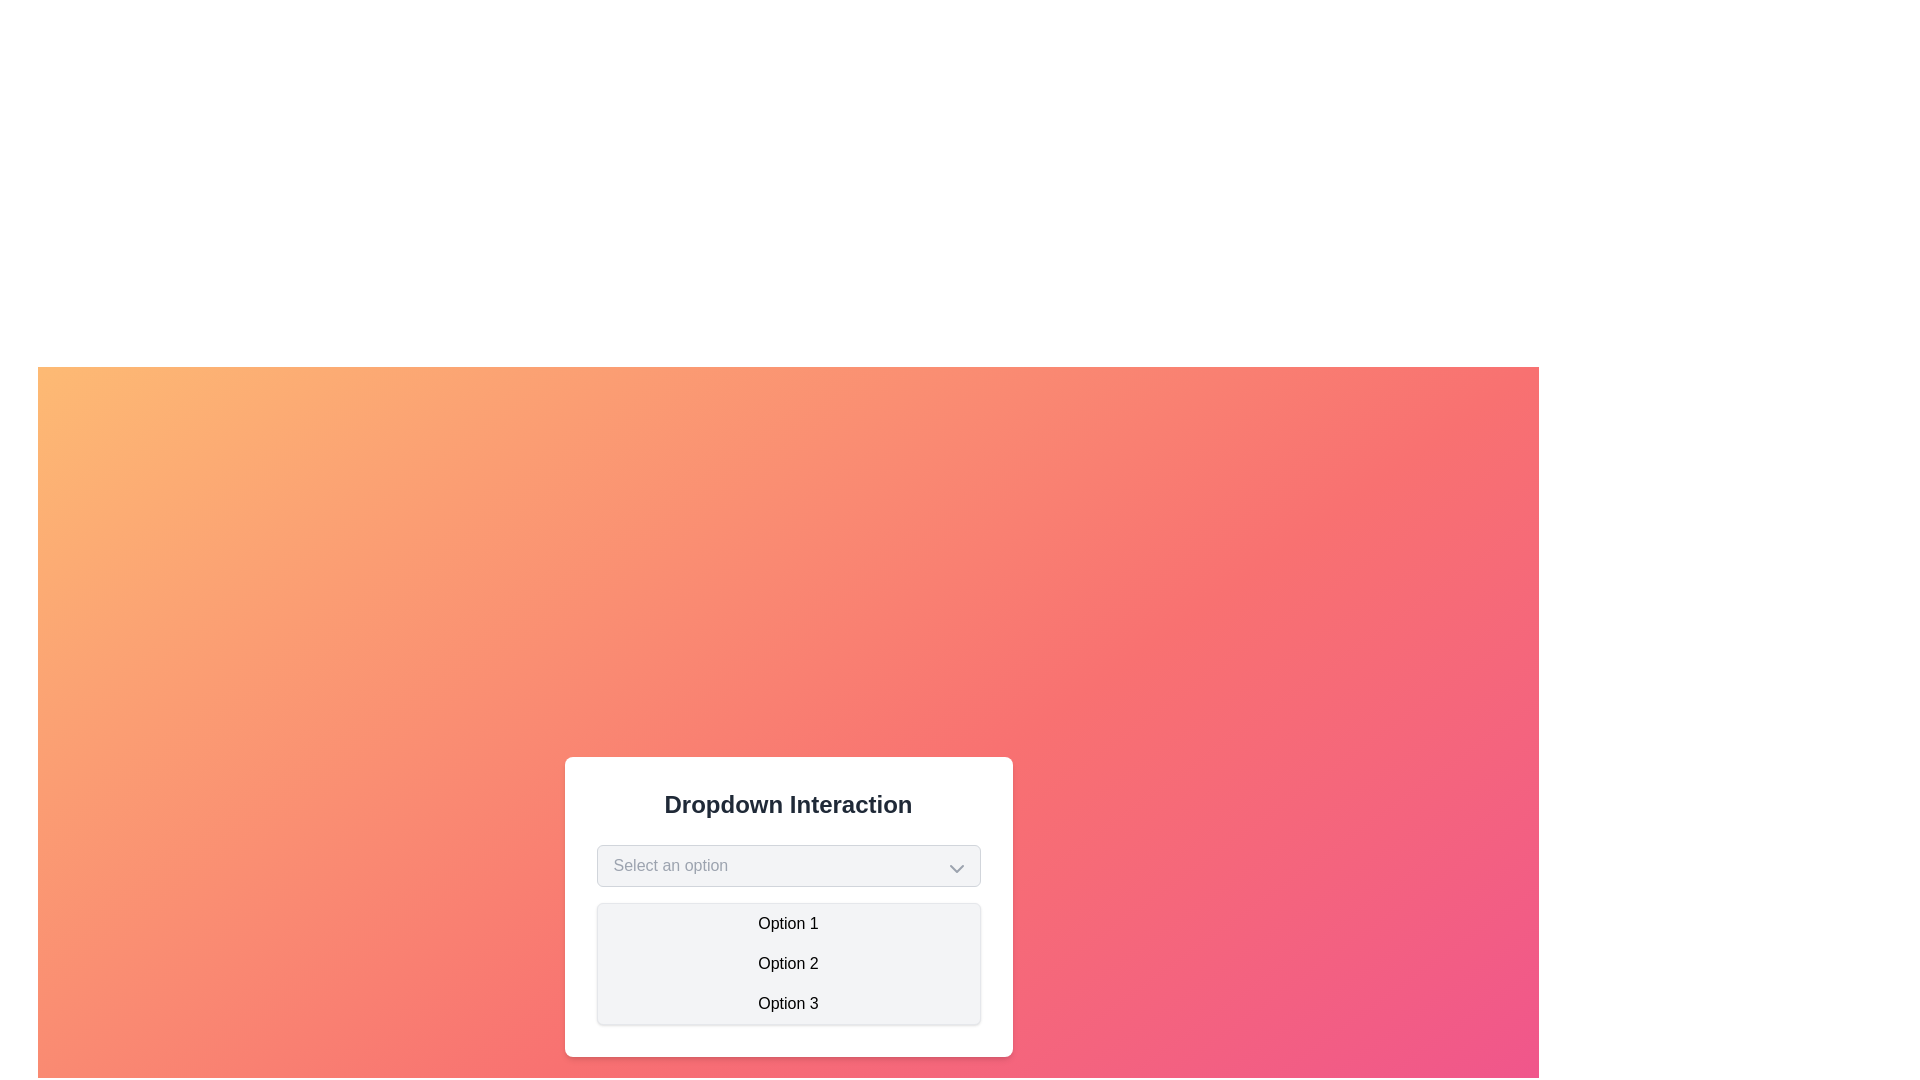  Describe the element at coordinates (787, 924) in the screenshot. I see `the first option labeled 'Option 1' in the dropdown menu to activate its hover state` at that location.